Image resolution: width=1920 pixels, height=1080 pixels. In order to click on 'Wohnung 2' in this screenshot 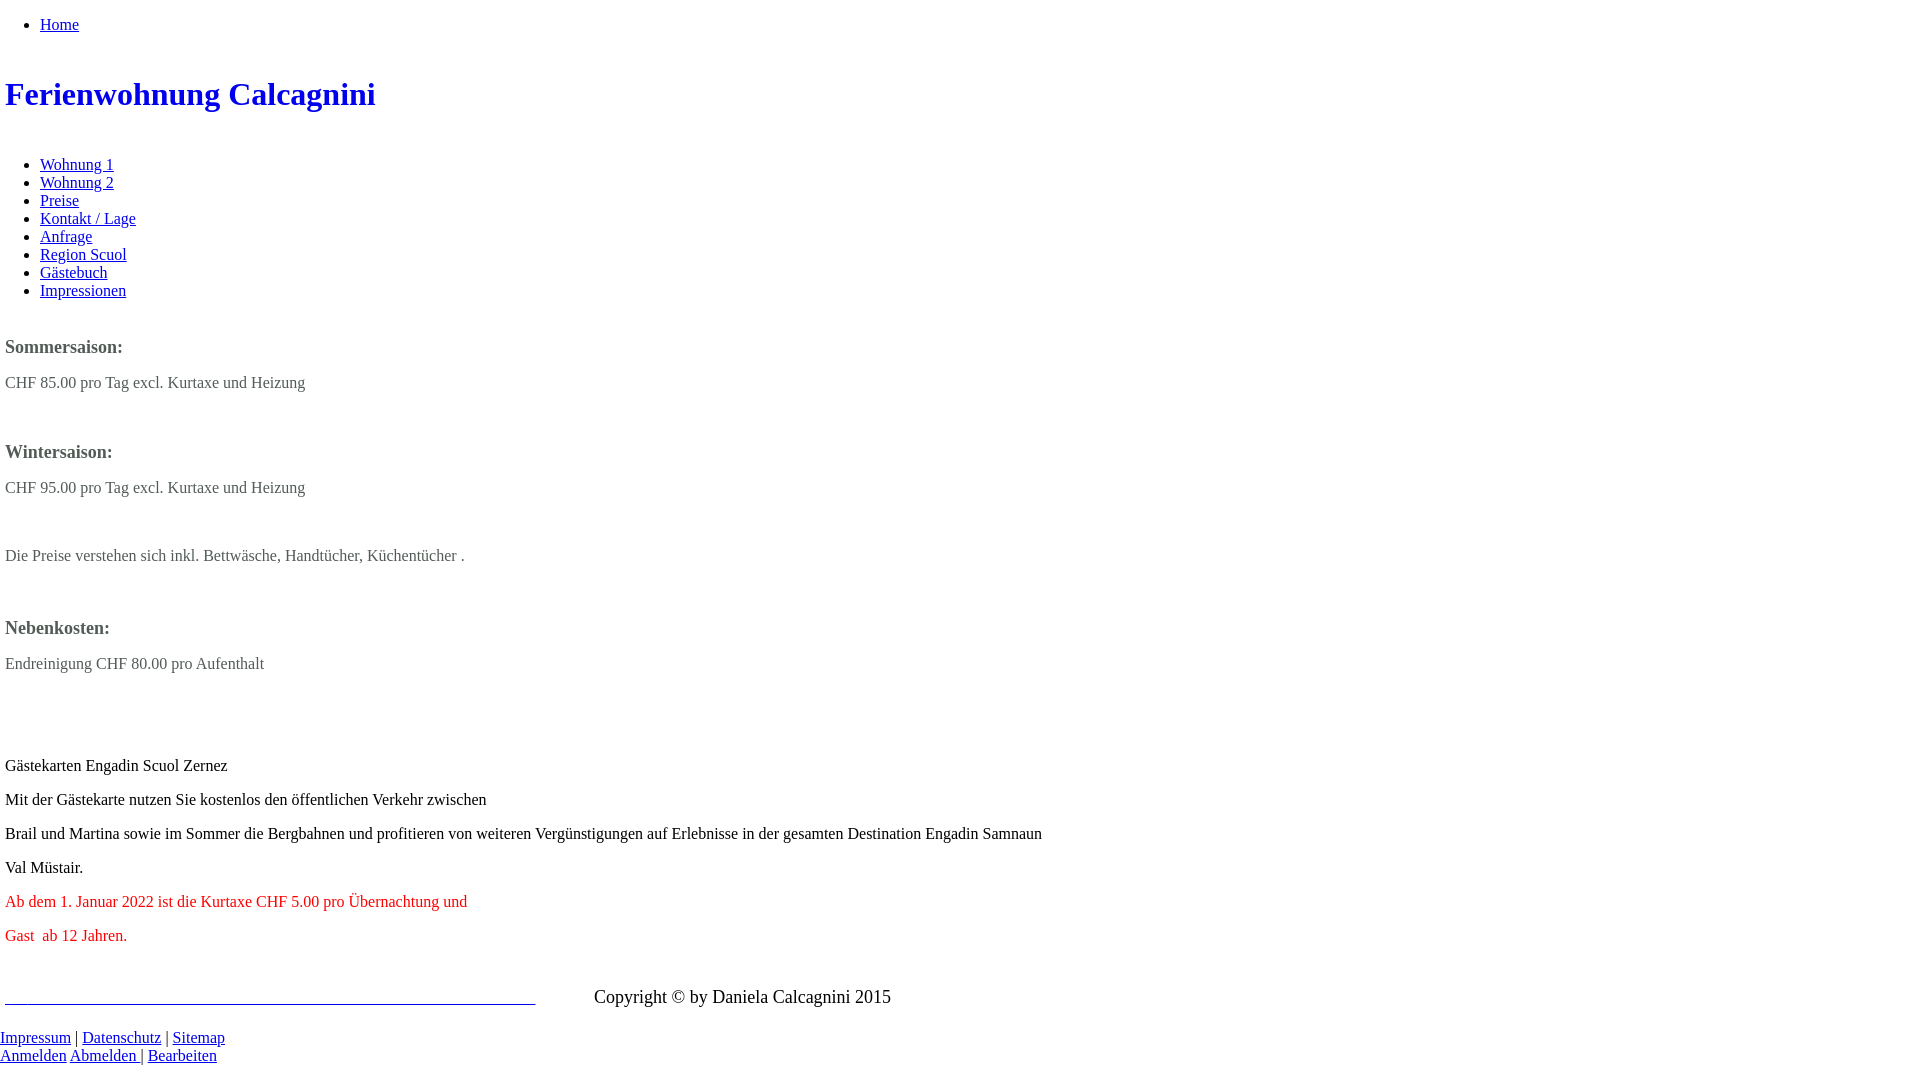, I will do `click(76, 182)`.